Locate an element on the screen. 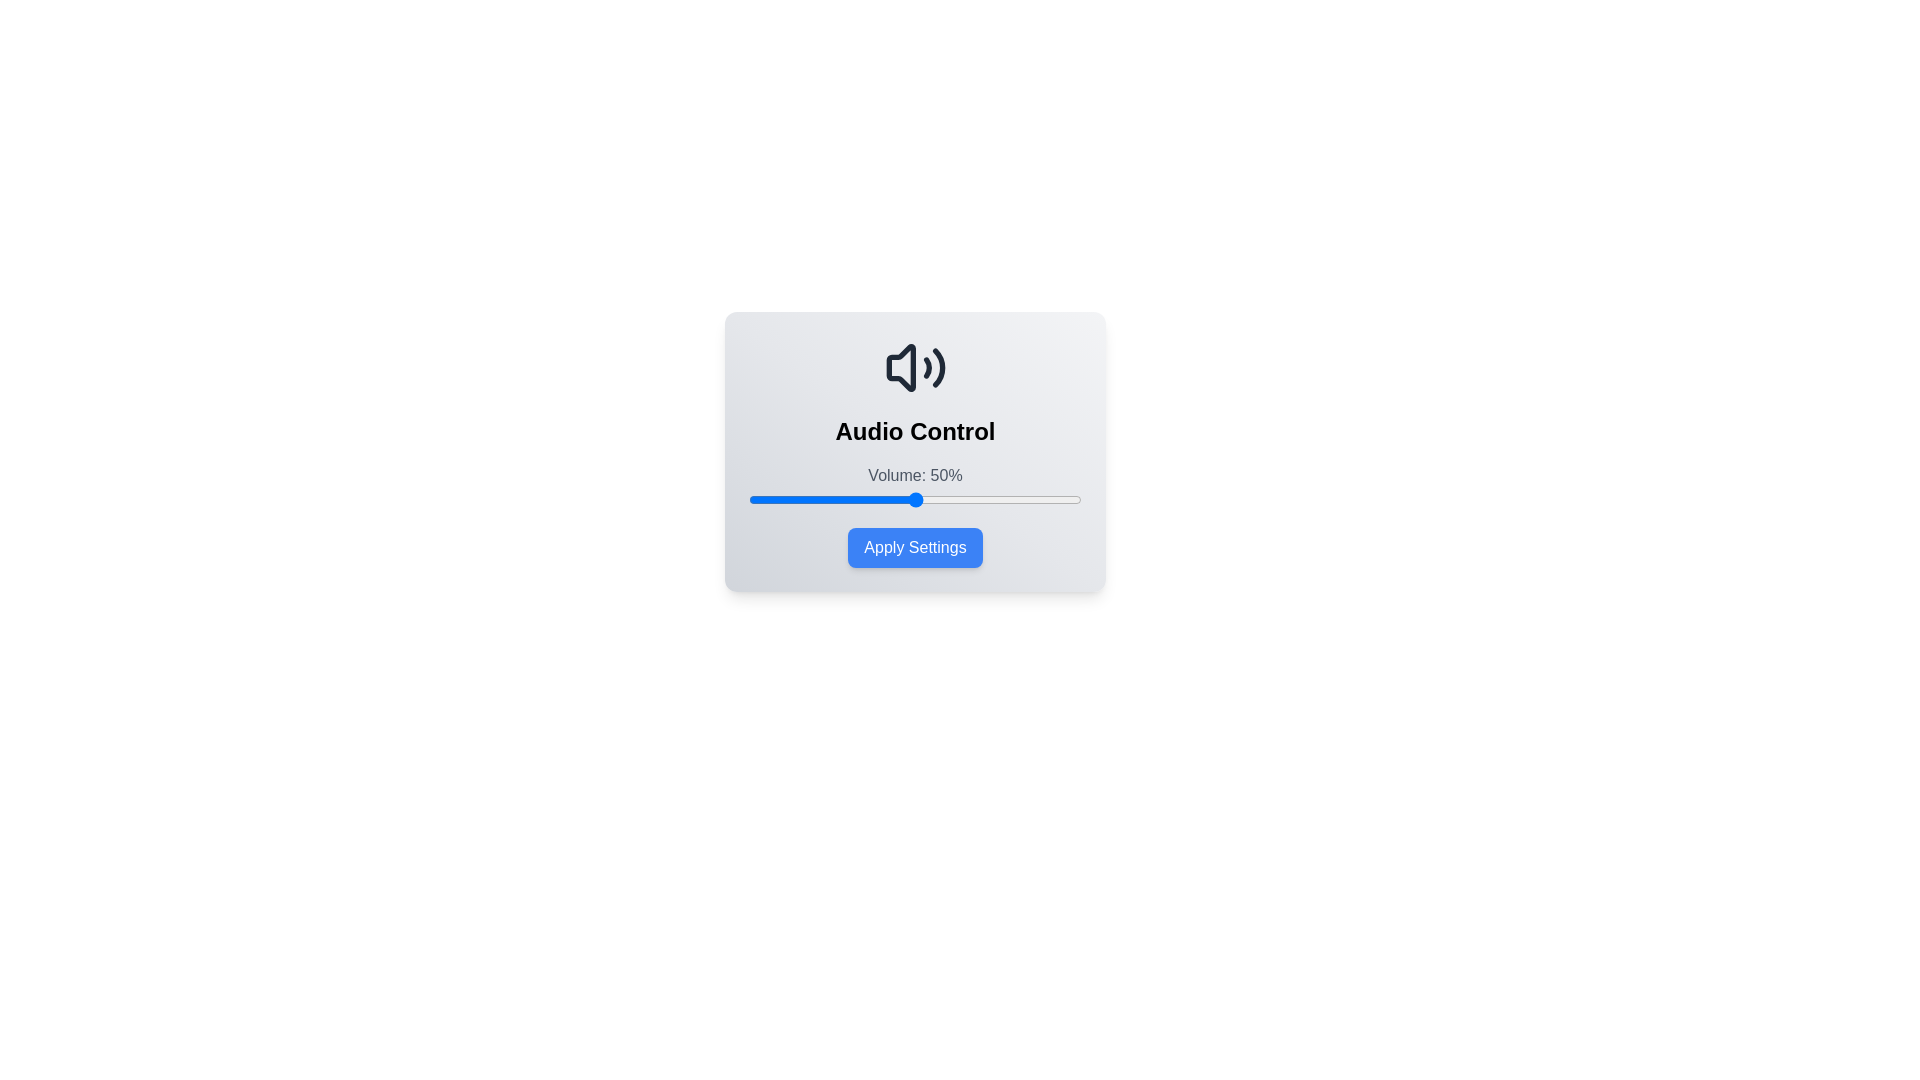  the slider is located at coordinates (965, 499).